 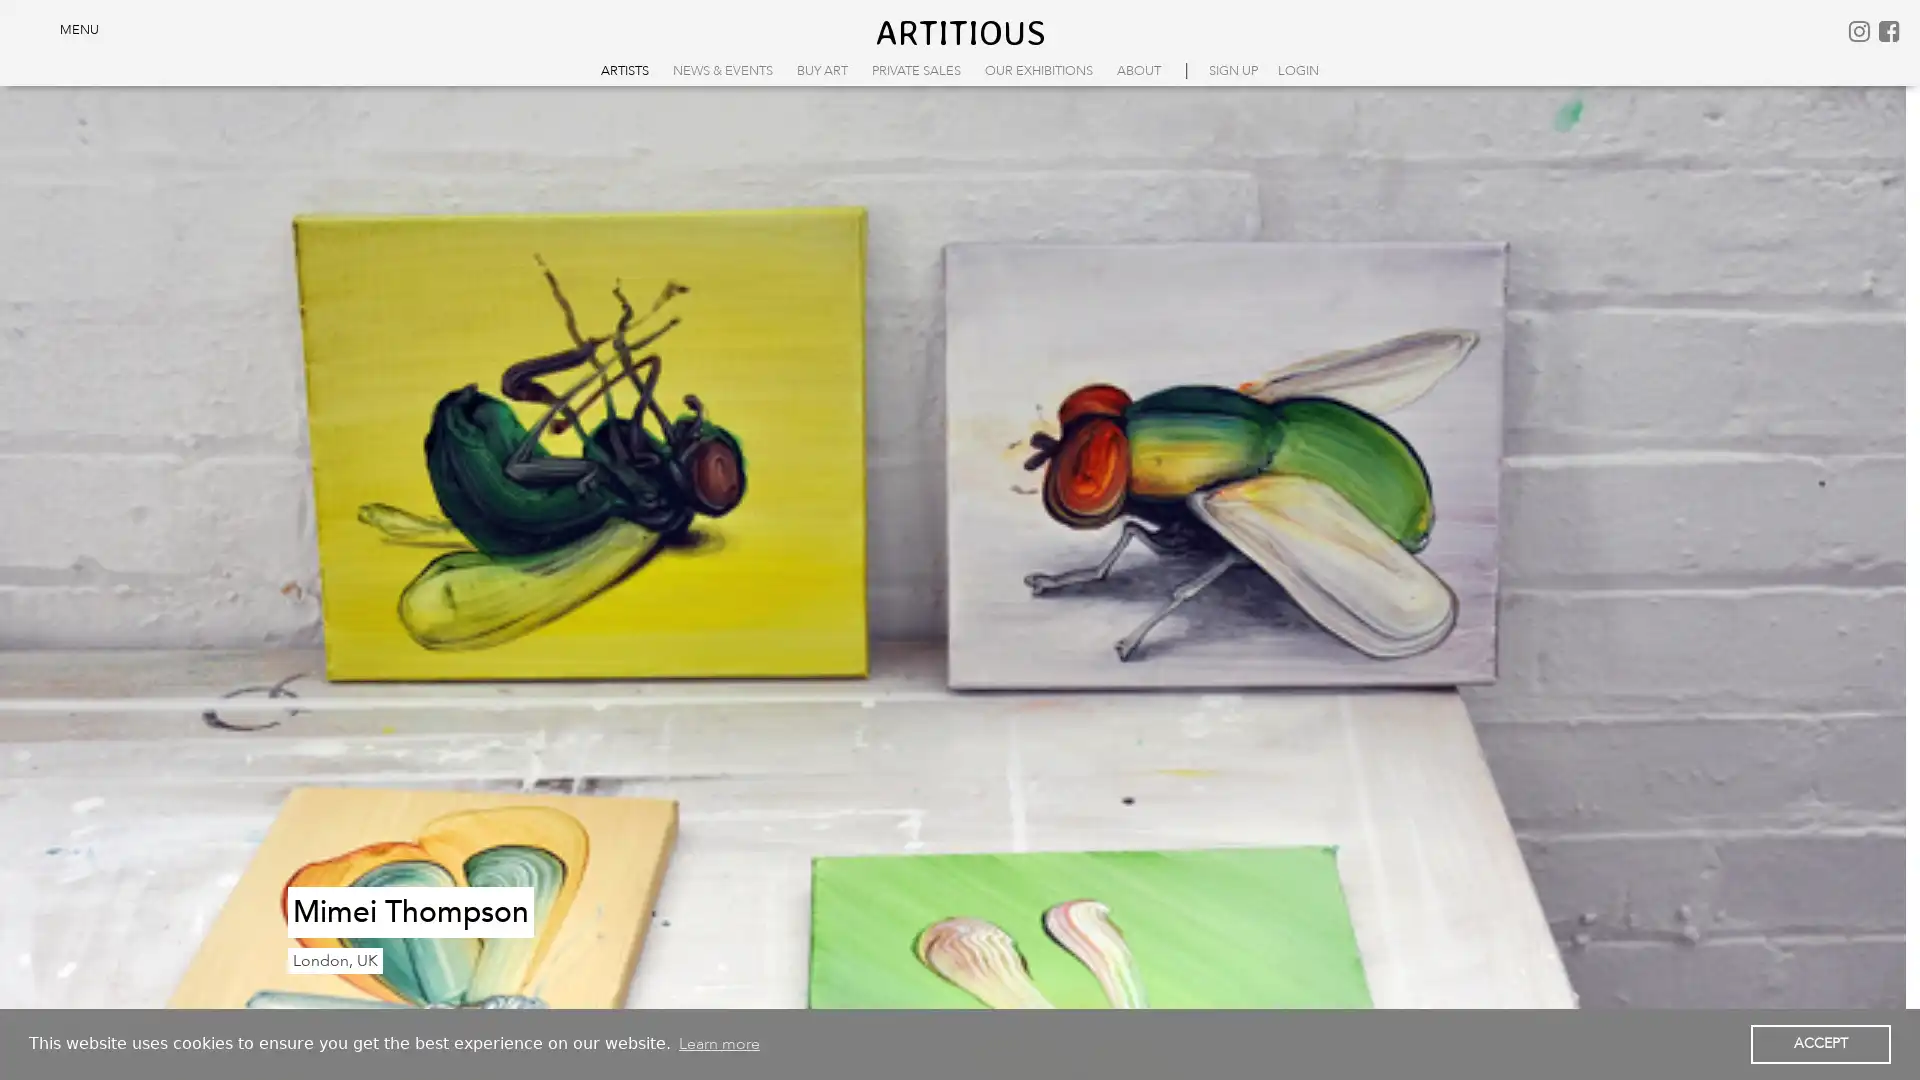 What do you see at coordinates (719, 1043) in the screenshot?
I see `learn more about cookies` at bounding box center [719, 1043].